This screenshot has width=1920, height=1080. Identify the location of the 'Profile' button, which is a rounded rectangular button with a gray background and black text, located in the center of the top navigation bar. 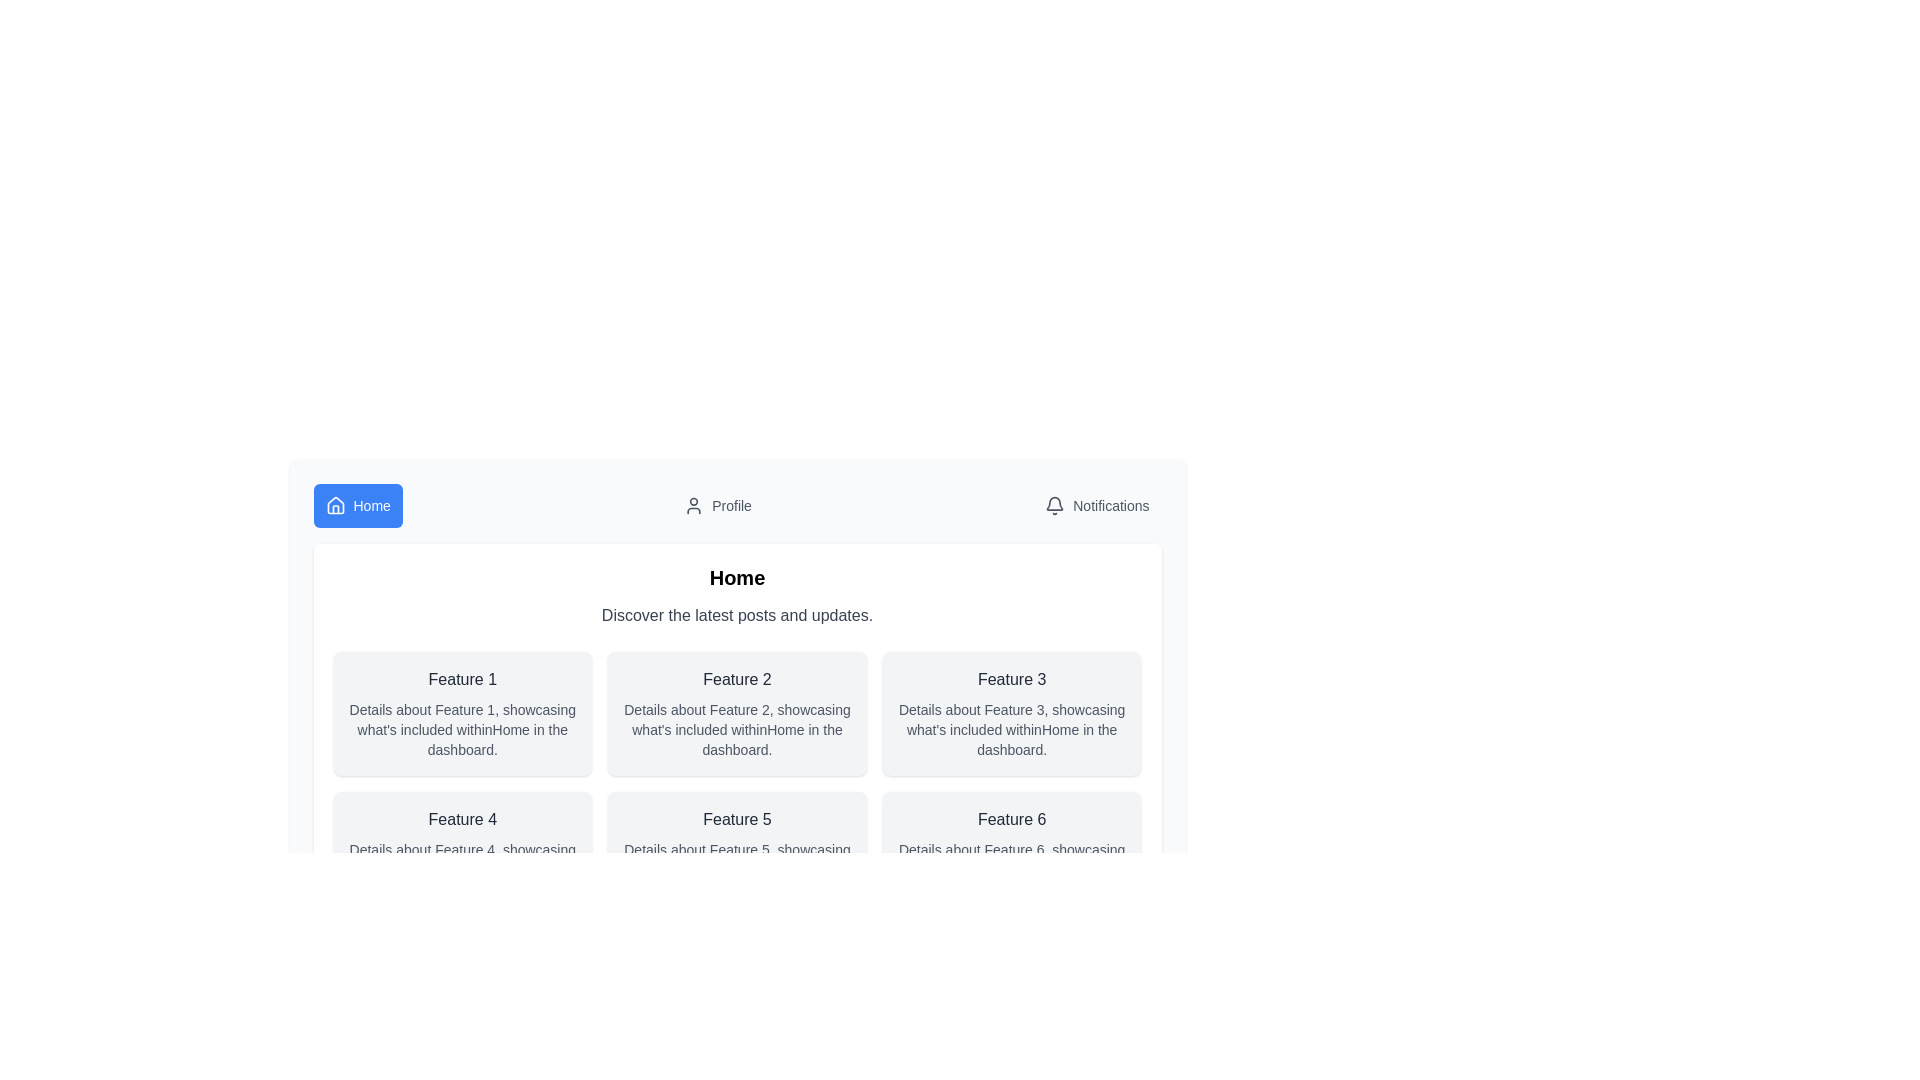
(718, 504).